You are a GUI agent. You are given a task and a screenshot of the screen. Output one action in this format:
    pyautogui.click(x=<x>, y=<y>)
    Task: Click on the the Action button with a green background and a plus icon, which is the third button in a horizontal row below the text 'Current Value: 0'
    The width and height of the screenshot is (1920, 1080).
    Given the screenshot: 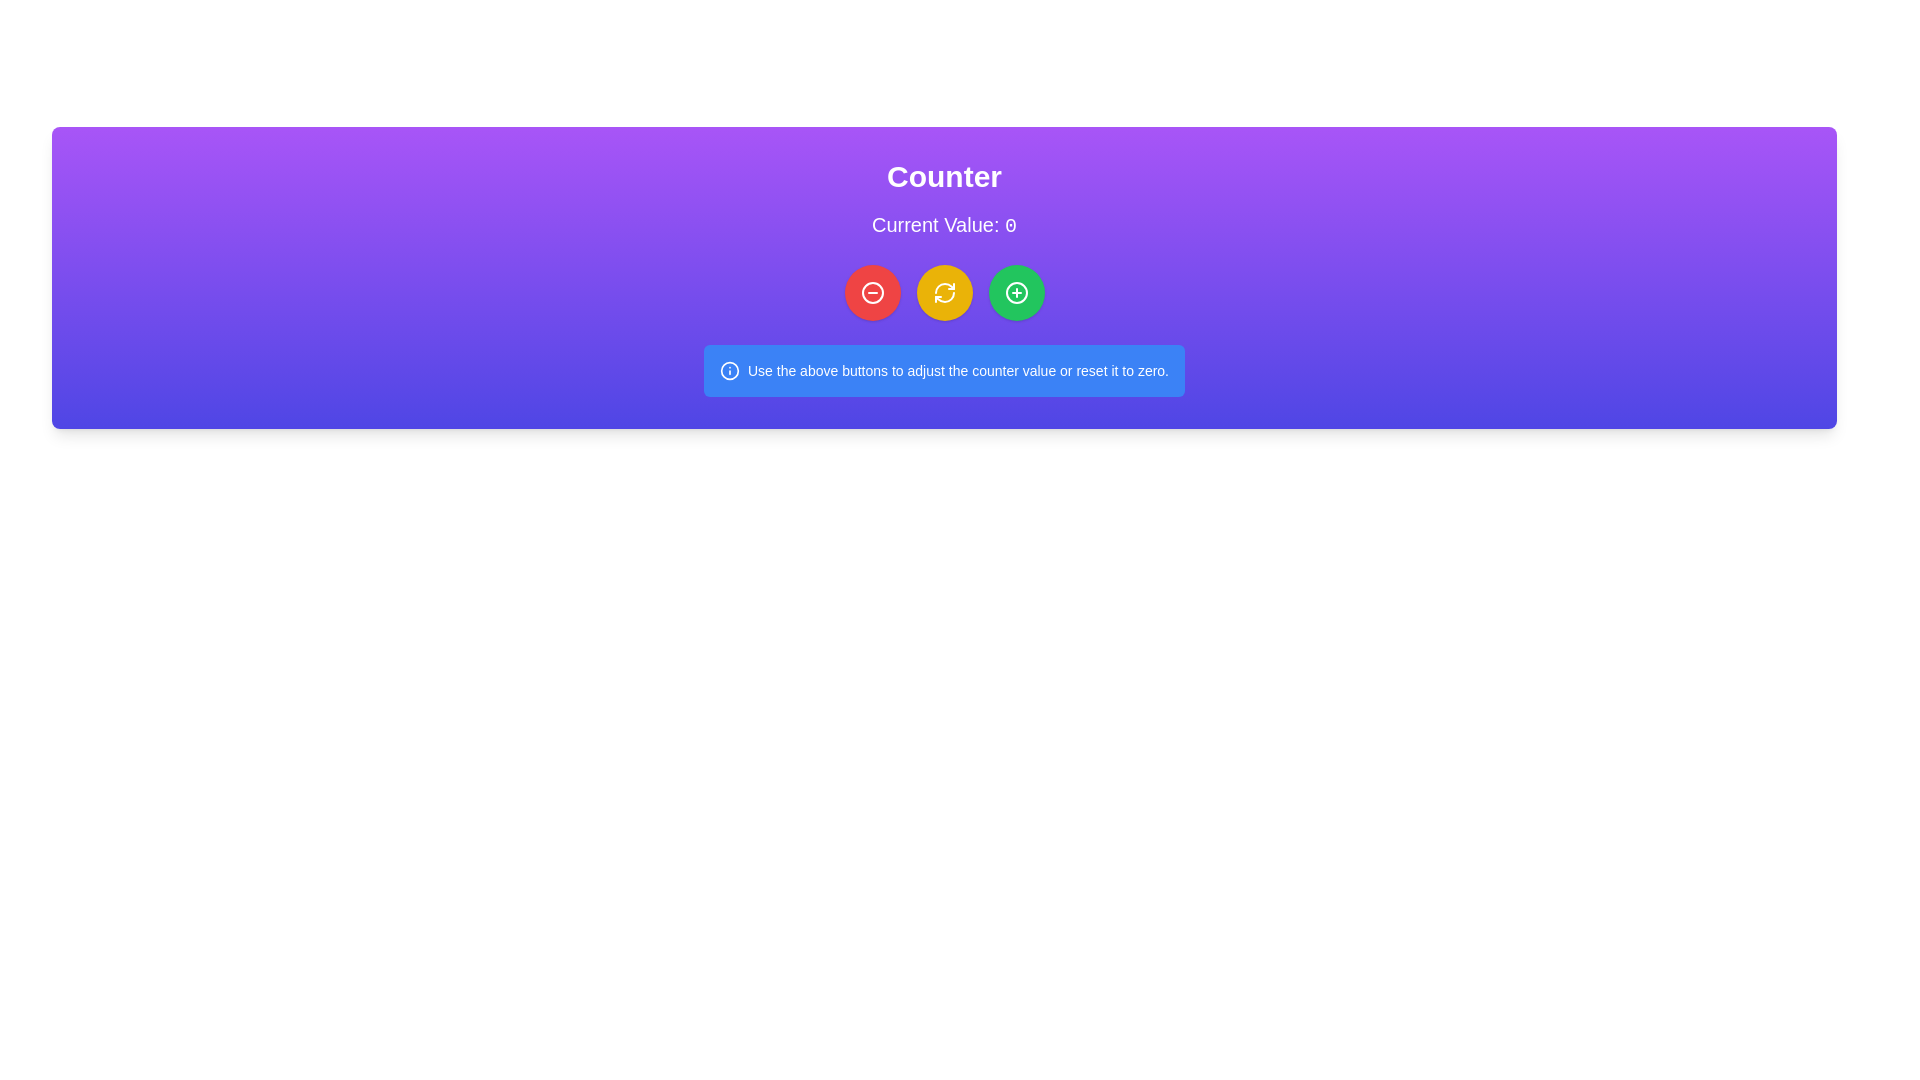 What is the action you would take?
    pyautogui.click(x=1016, y=293)
    